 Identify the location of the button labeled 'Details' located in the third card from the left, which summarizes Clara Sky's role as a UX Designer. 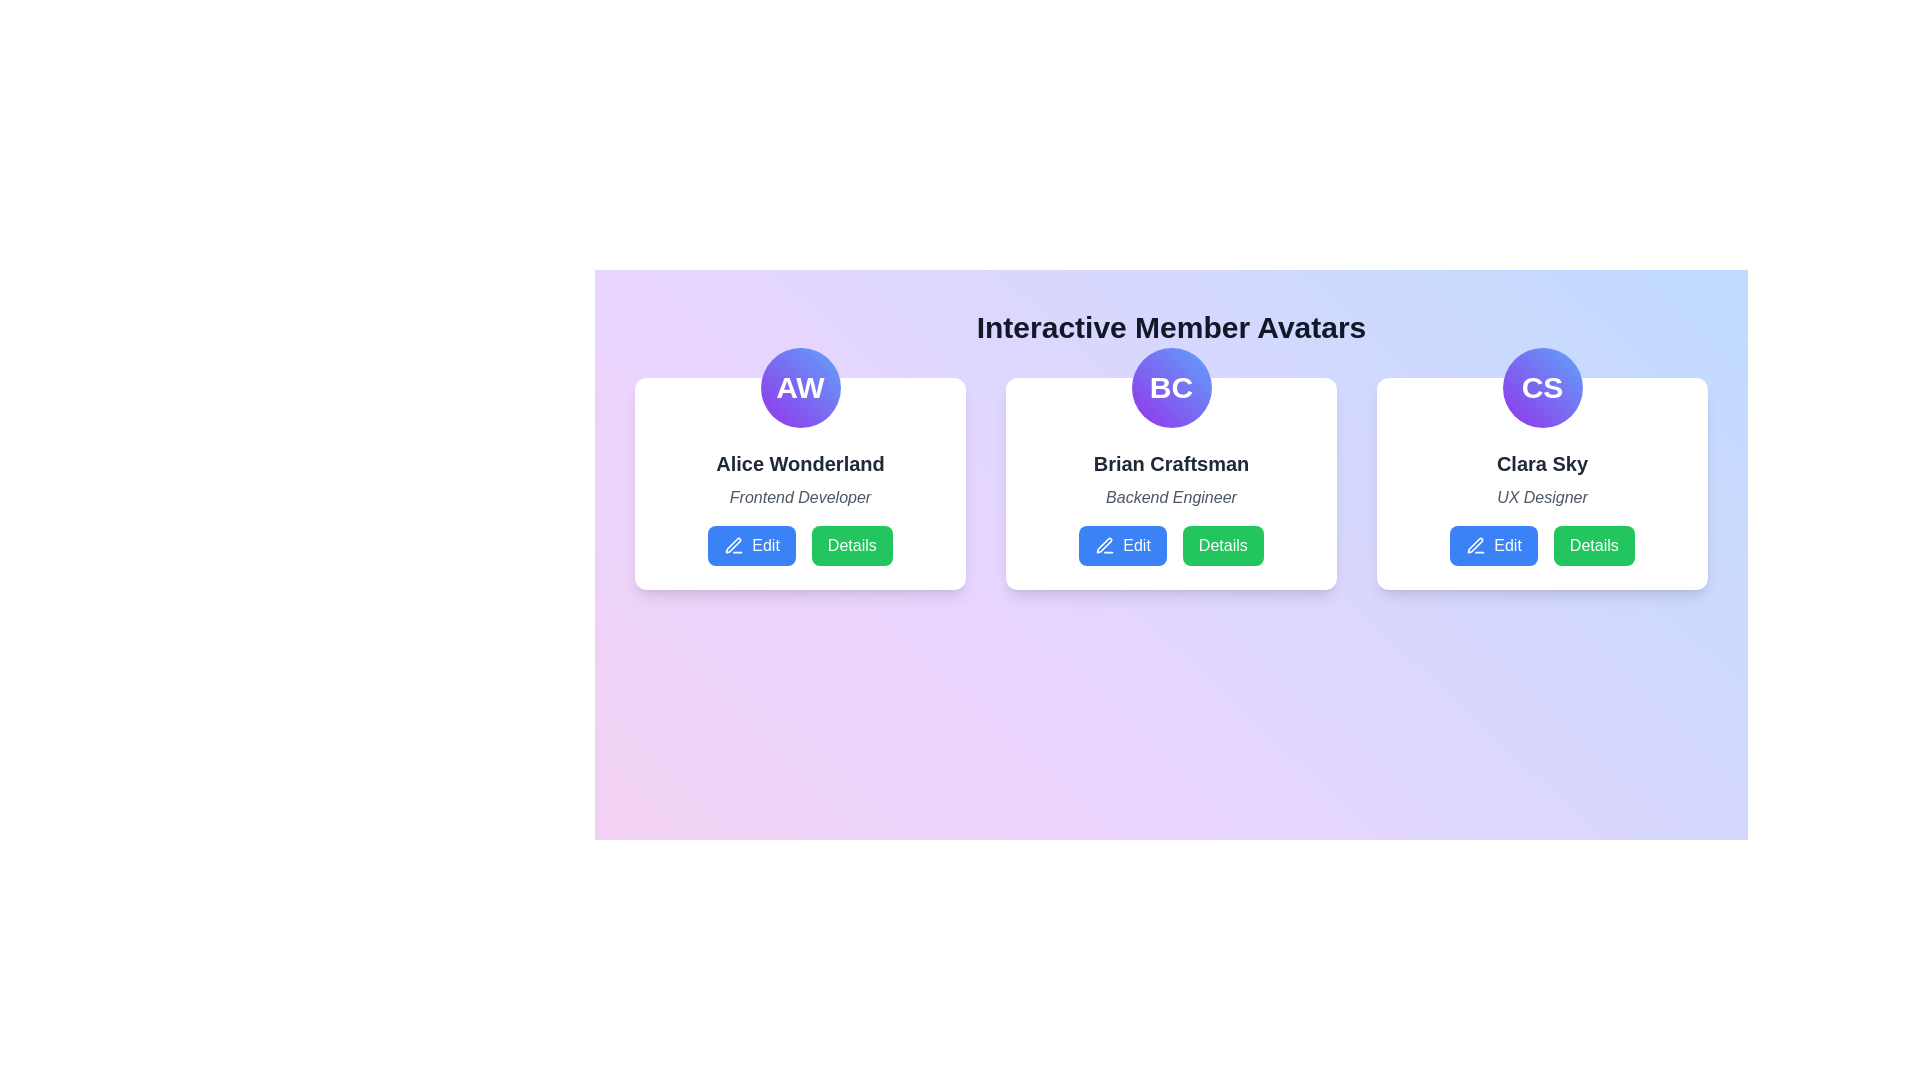
(1541, 507).